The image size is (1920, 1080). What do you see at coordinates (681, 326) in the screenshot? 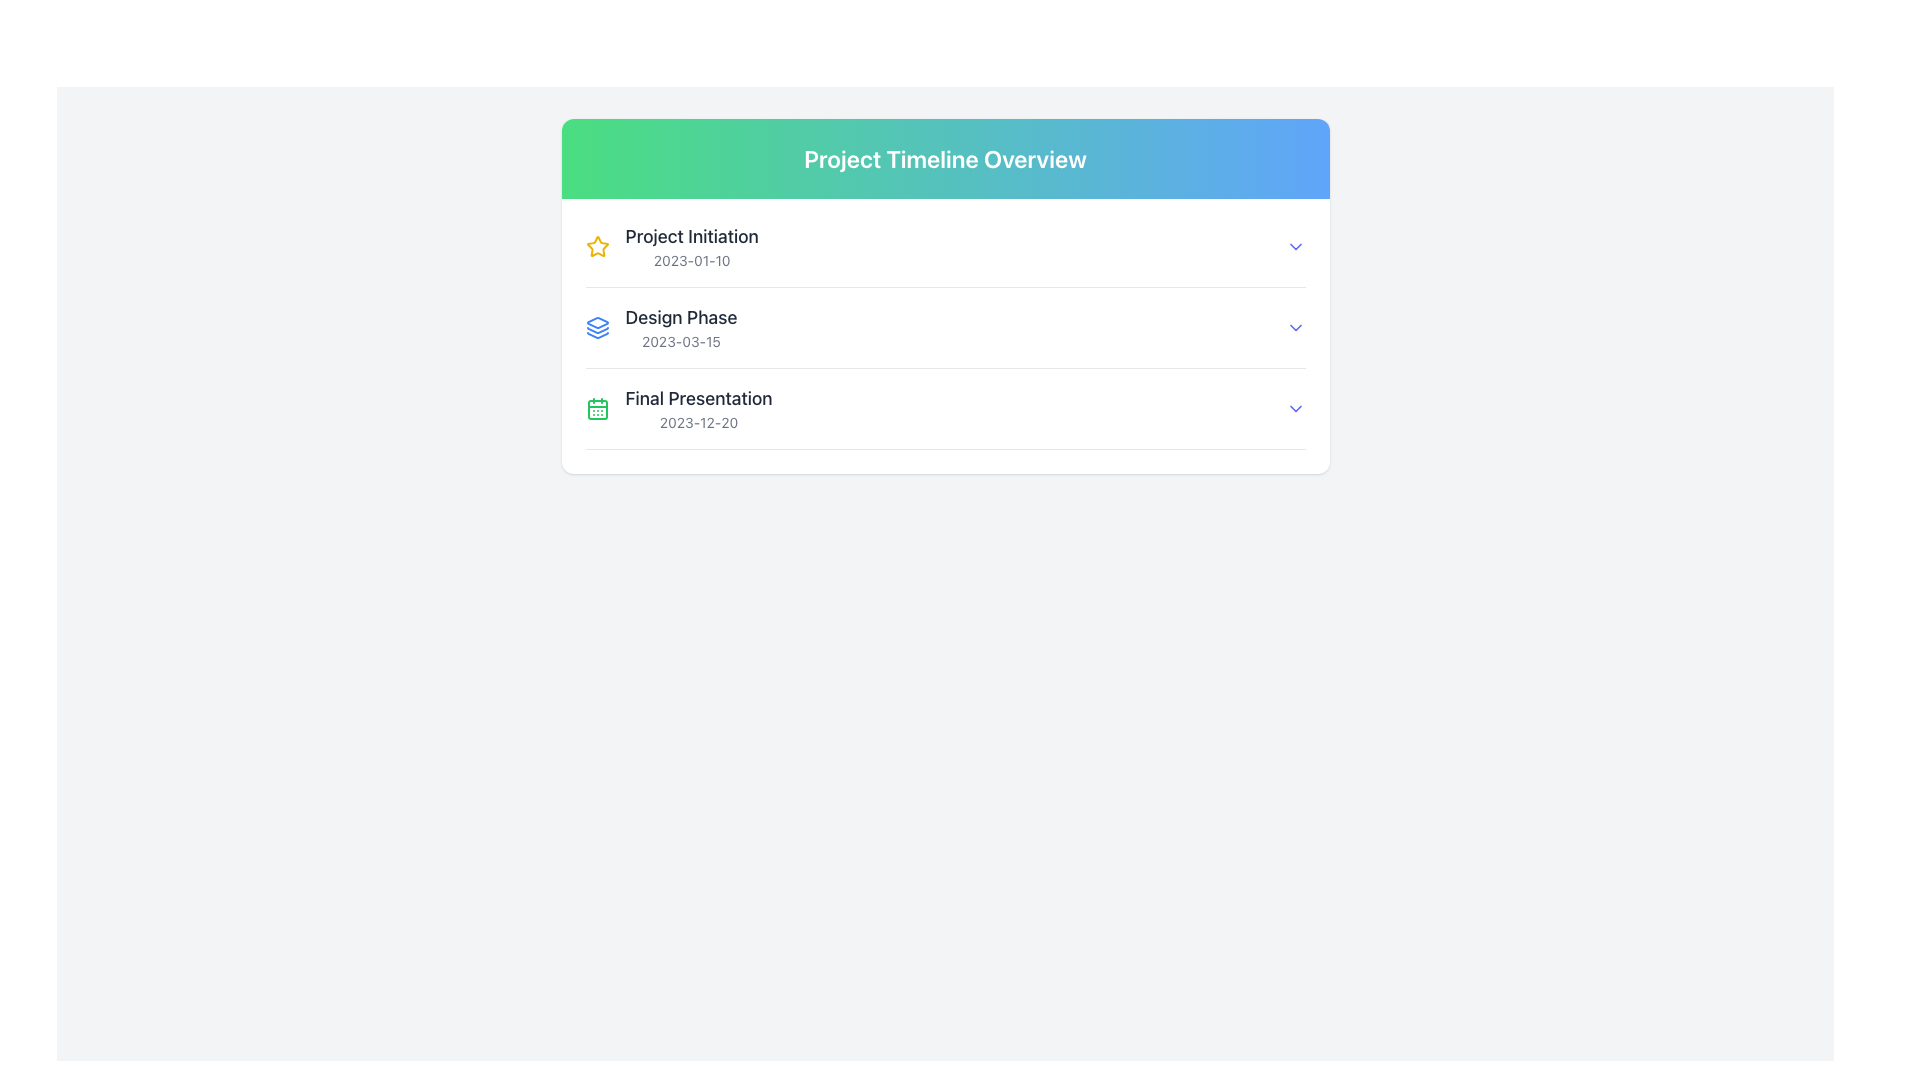
I see `the text block displaying 'Design Phase' and the date '2023-03-15', located in the second row of the 'Project Timeline Overview' list` at bounding box center [681, 326].